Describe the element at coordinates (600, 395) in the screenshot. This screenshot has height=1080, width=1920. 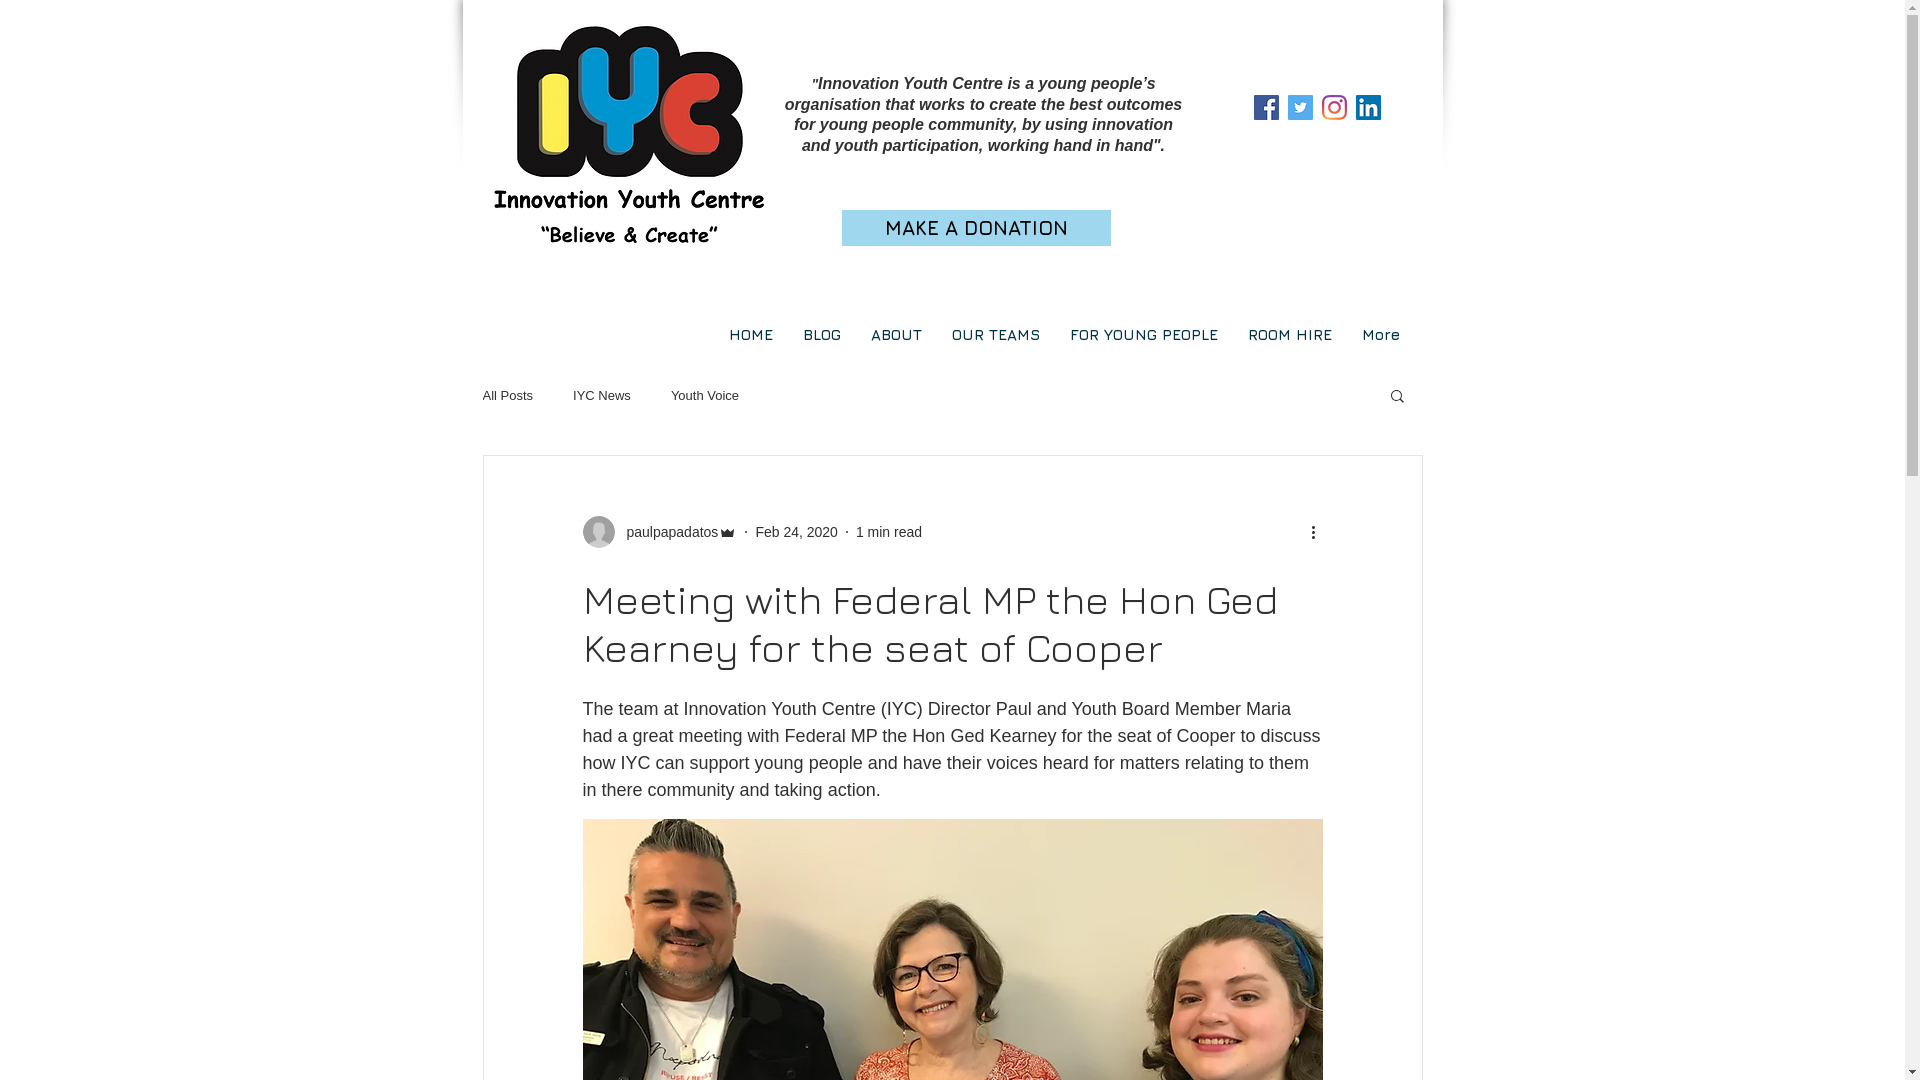
I see `'IYC News'` at that location.